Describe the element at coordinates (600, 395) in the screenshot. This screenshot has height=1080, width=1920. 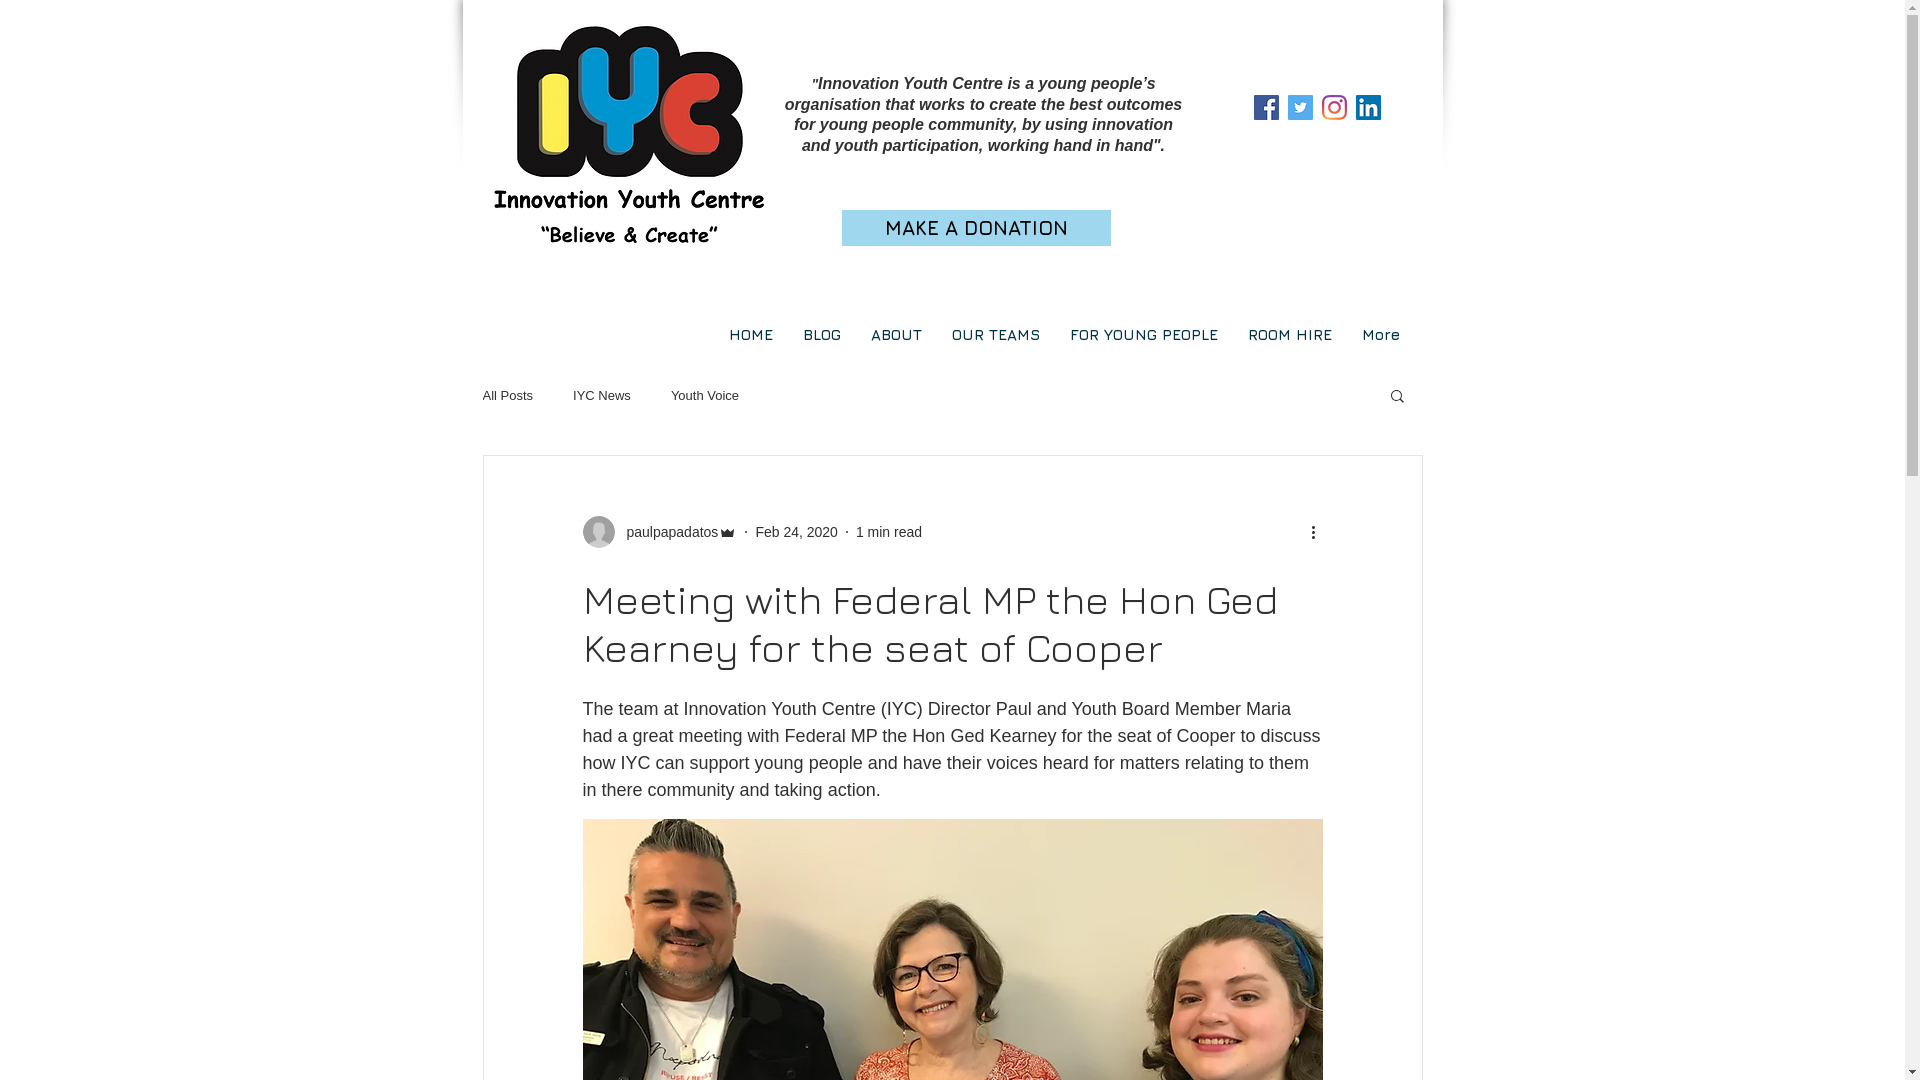
I see `'IYC News'` at that location.